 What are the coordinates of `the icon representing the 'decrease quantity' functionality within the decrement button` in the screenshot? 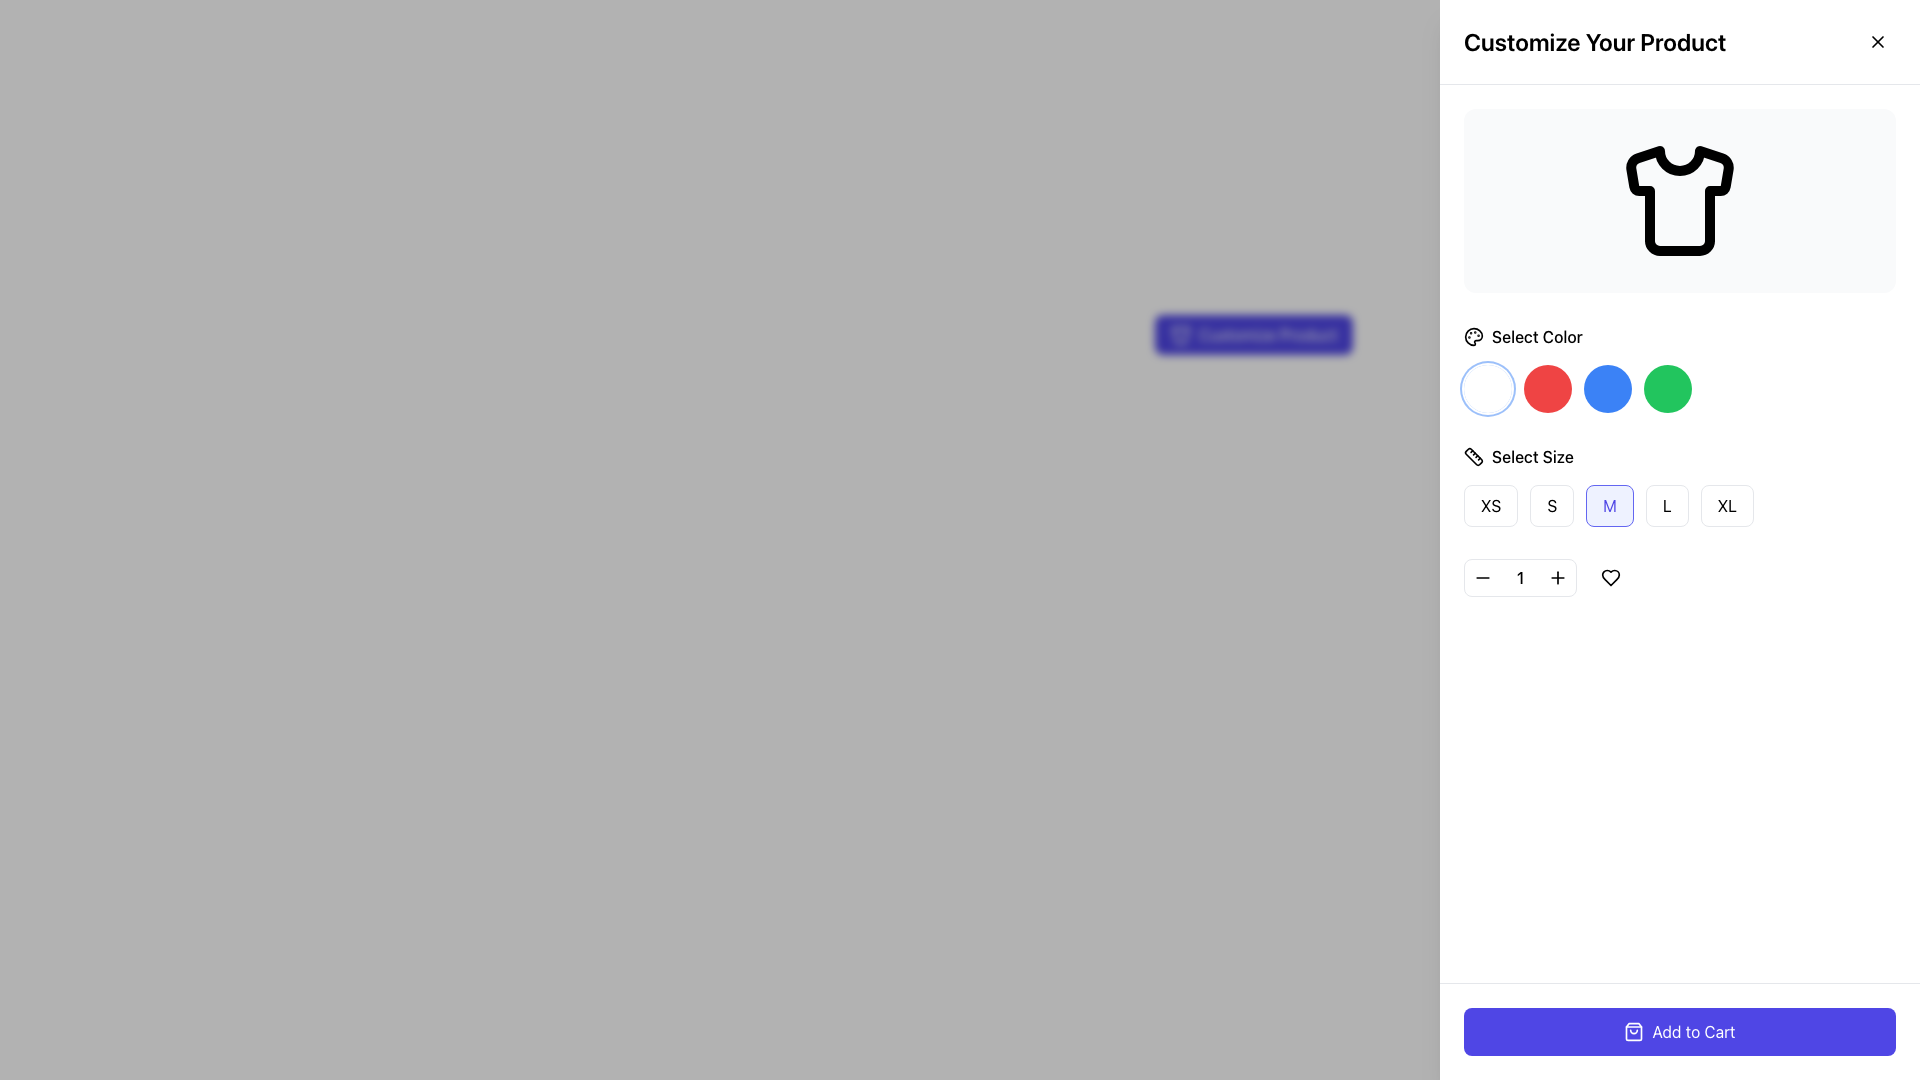 It's located at (1483, 578).